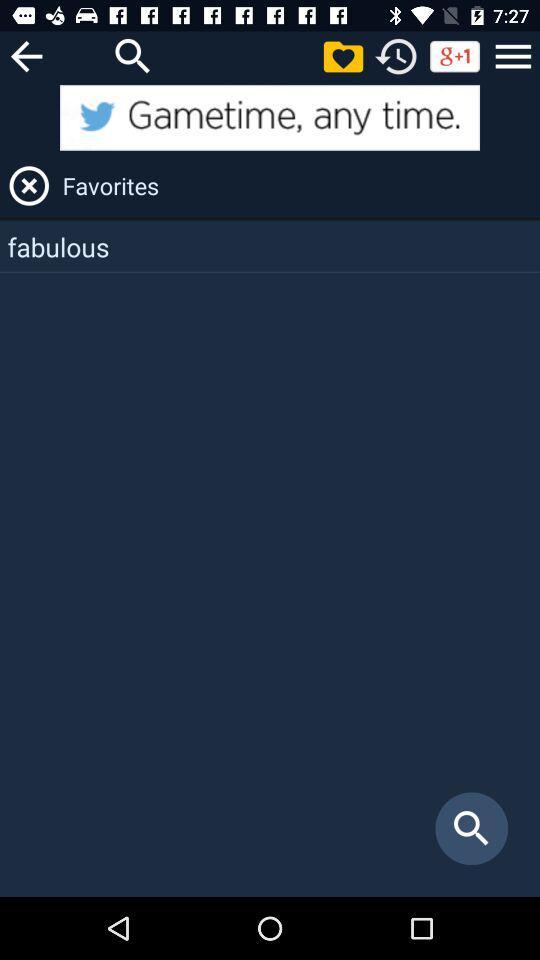  Describe the element at coordinates (25, 55) in the screenshot. I see `que no se te acaben las palabras` at that location.